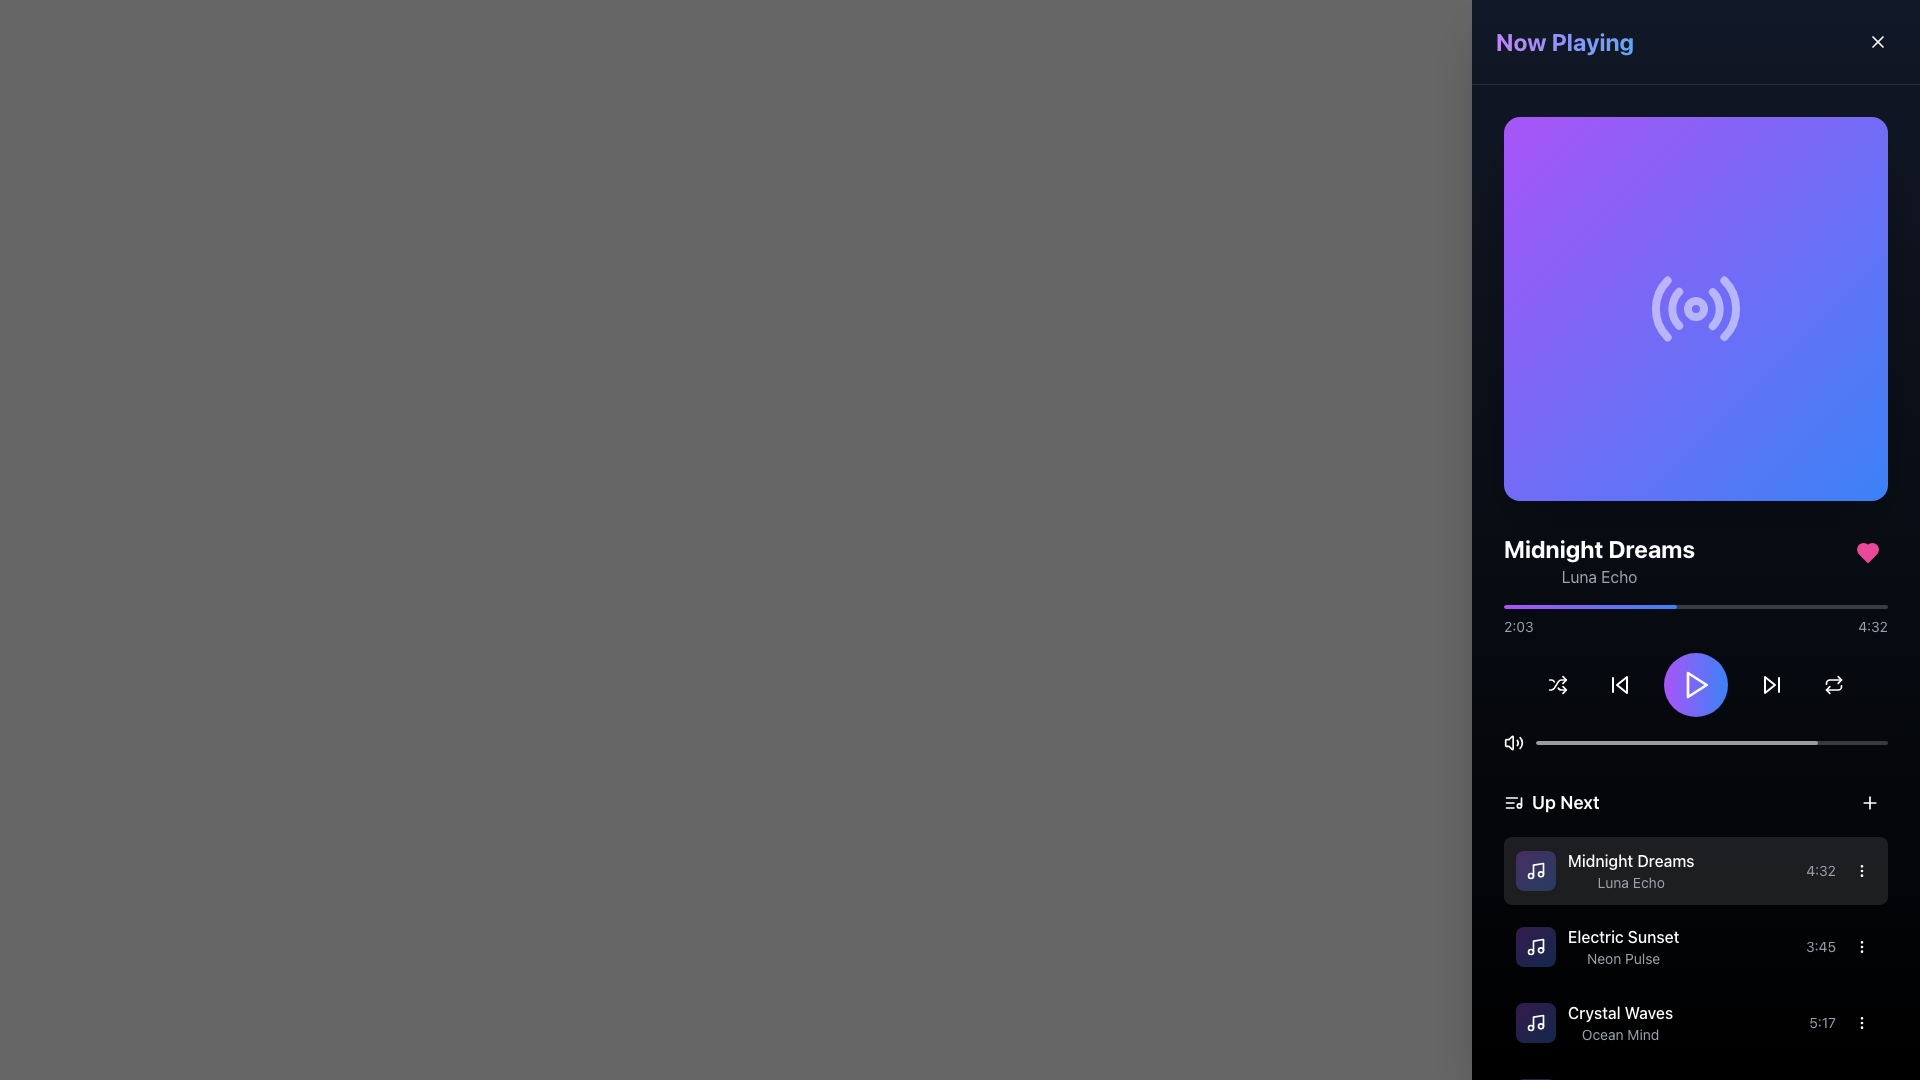 This screenshot has width=1920, height=1080. Describe the element at coordinates (1725, 605) in the screenshot. I see `the audio progress` at that location.